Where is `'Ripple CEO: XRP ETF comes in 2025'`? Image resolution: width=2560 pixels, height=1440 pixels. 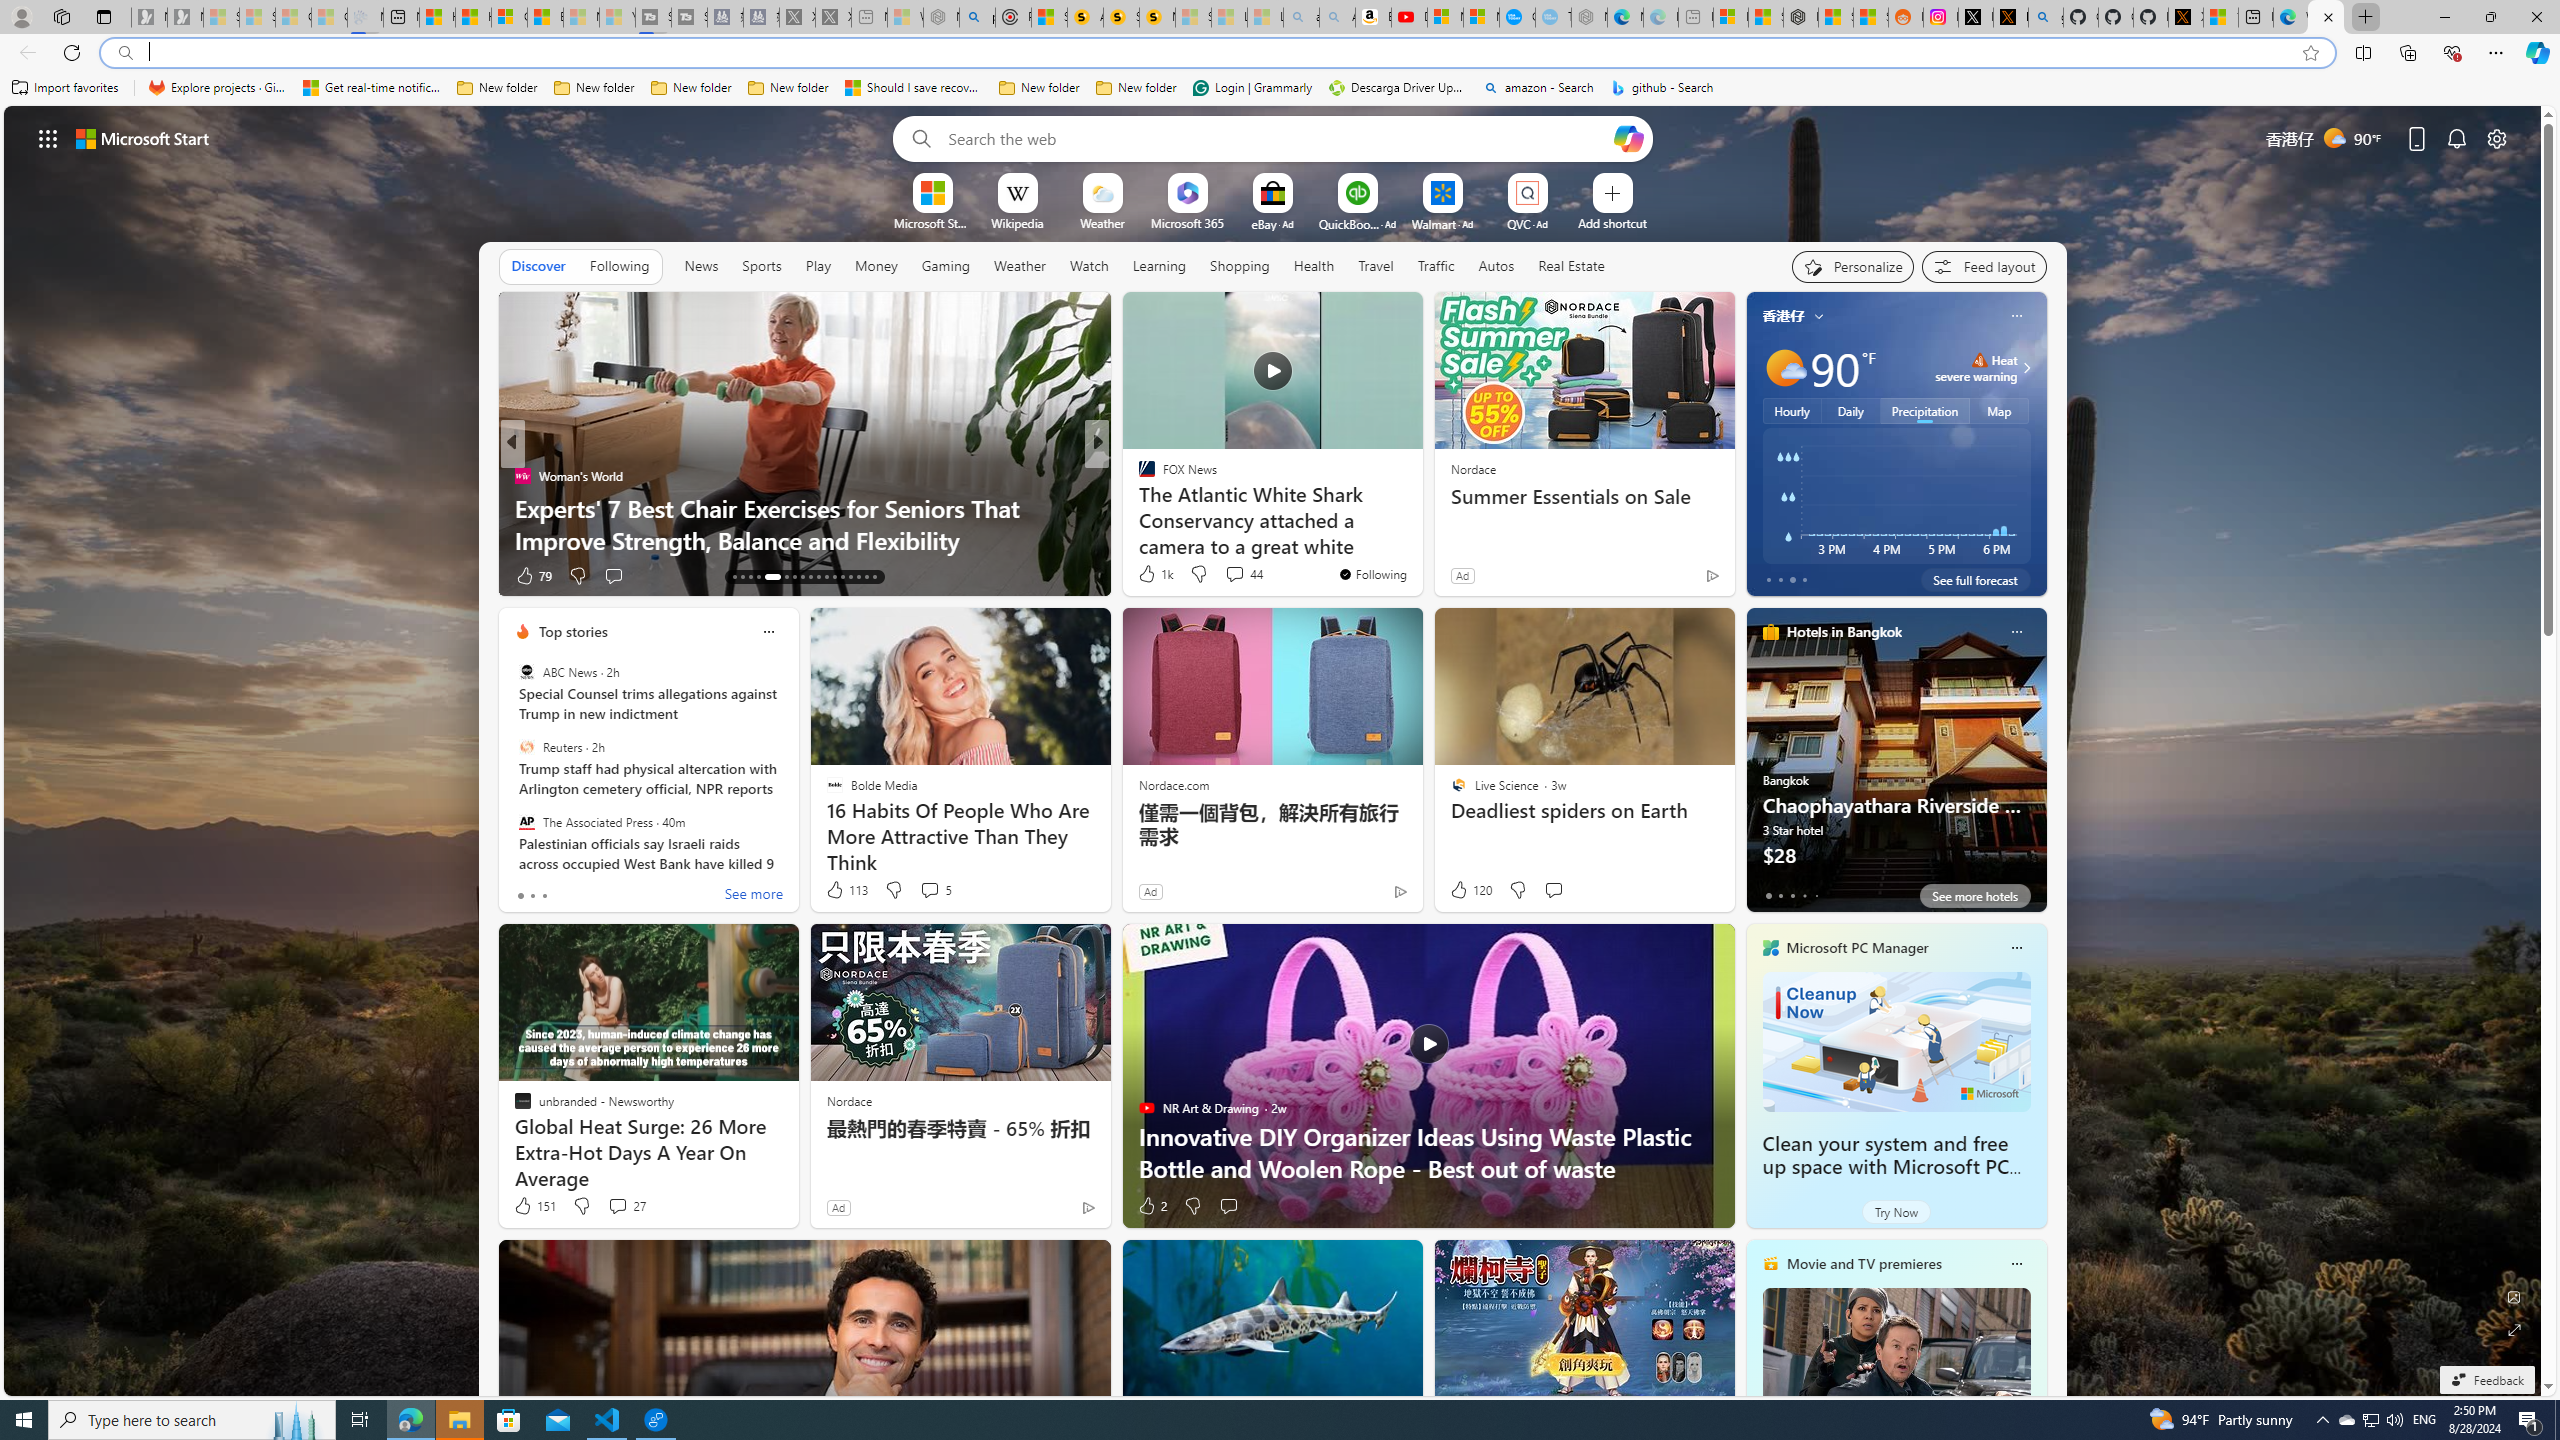
'Ripple CEO: XRP ETF comes in 2025' is located at coordinates (1418, 540).